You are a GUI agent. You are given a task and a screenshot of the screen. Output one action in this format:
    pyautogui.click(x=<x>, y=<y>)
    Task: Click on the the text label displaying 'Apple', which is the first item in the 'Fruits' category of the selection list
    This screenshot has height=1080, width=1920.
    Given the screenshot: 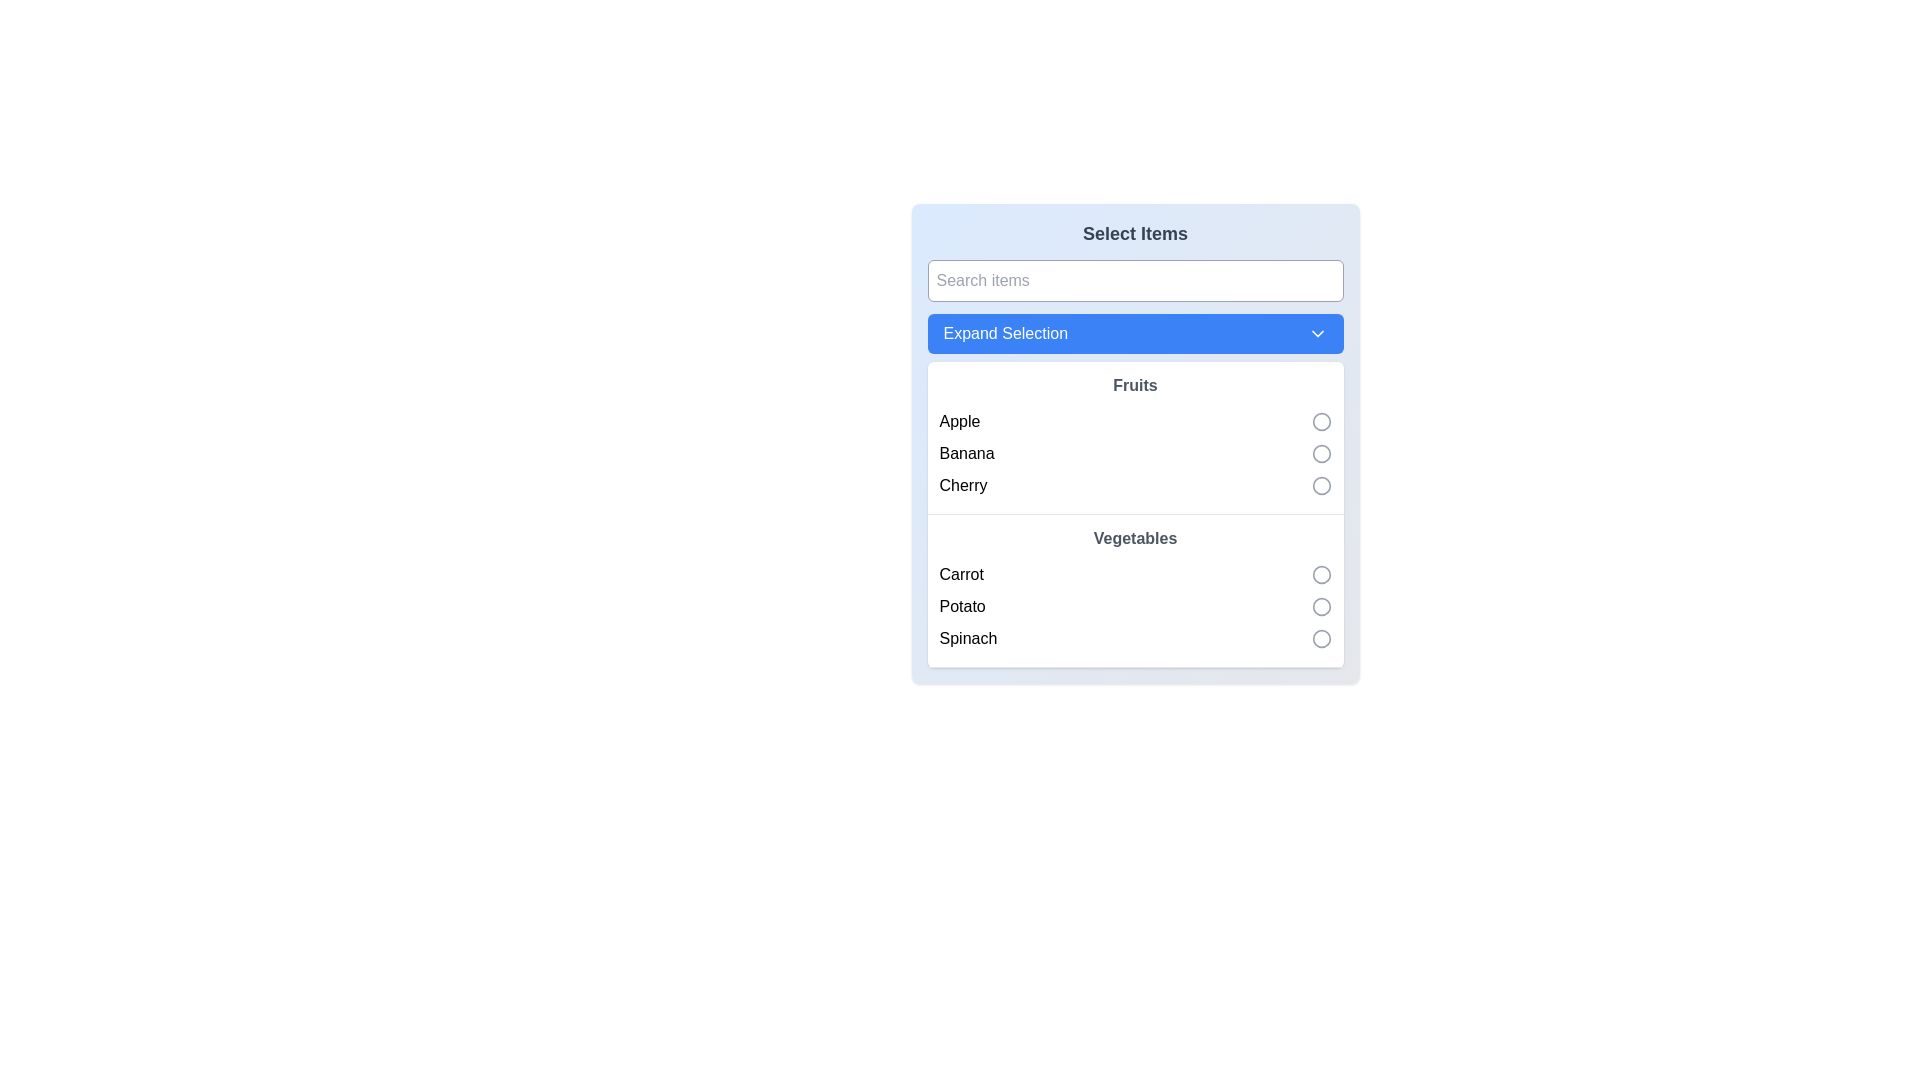 What is the action you would take?
    pyautogui.click(x=960, y=420)
    